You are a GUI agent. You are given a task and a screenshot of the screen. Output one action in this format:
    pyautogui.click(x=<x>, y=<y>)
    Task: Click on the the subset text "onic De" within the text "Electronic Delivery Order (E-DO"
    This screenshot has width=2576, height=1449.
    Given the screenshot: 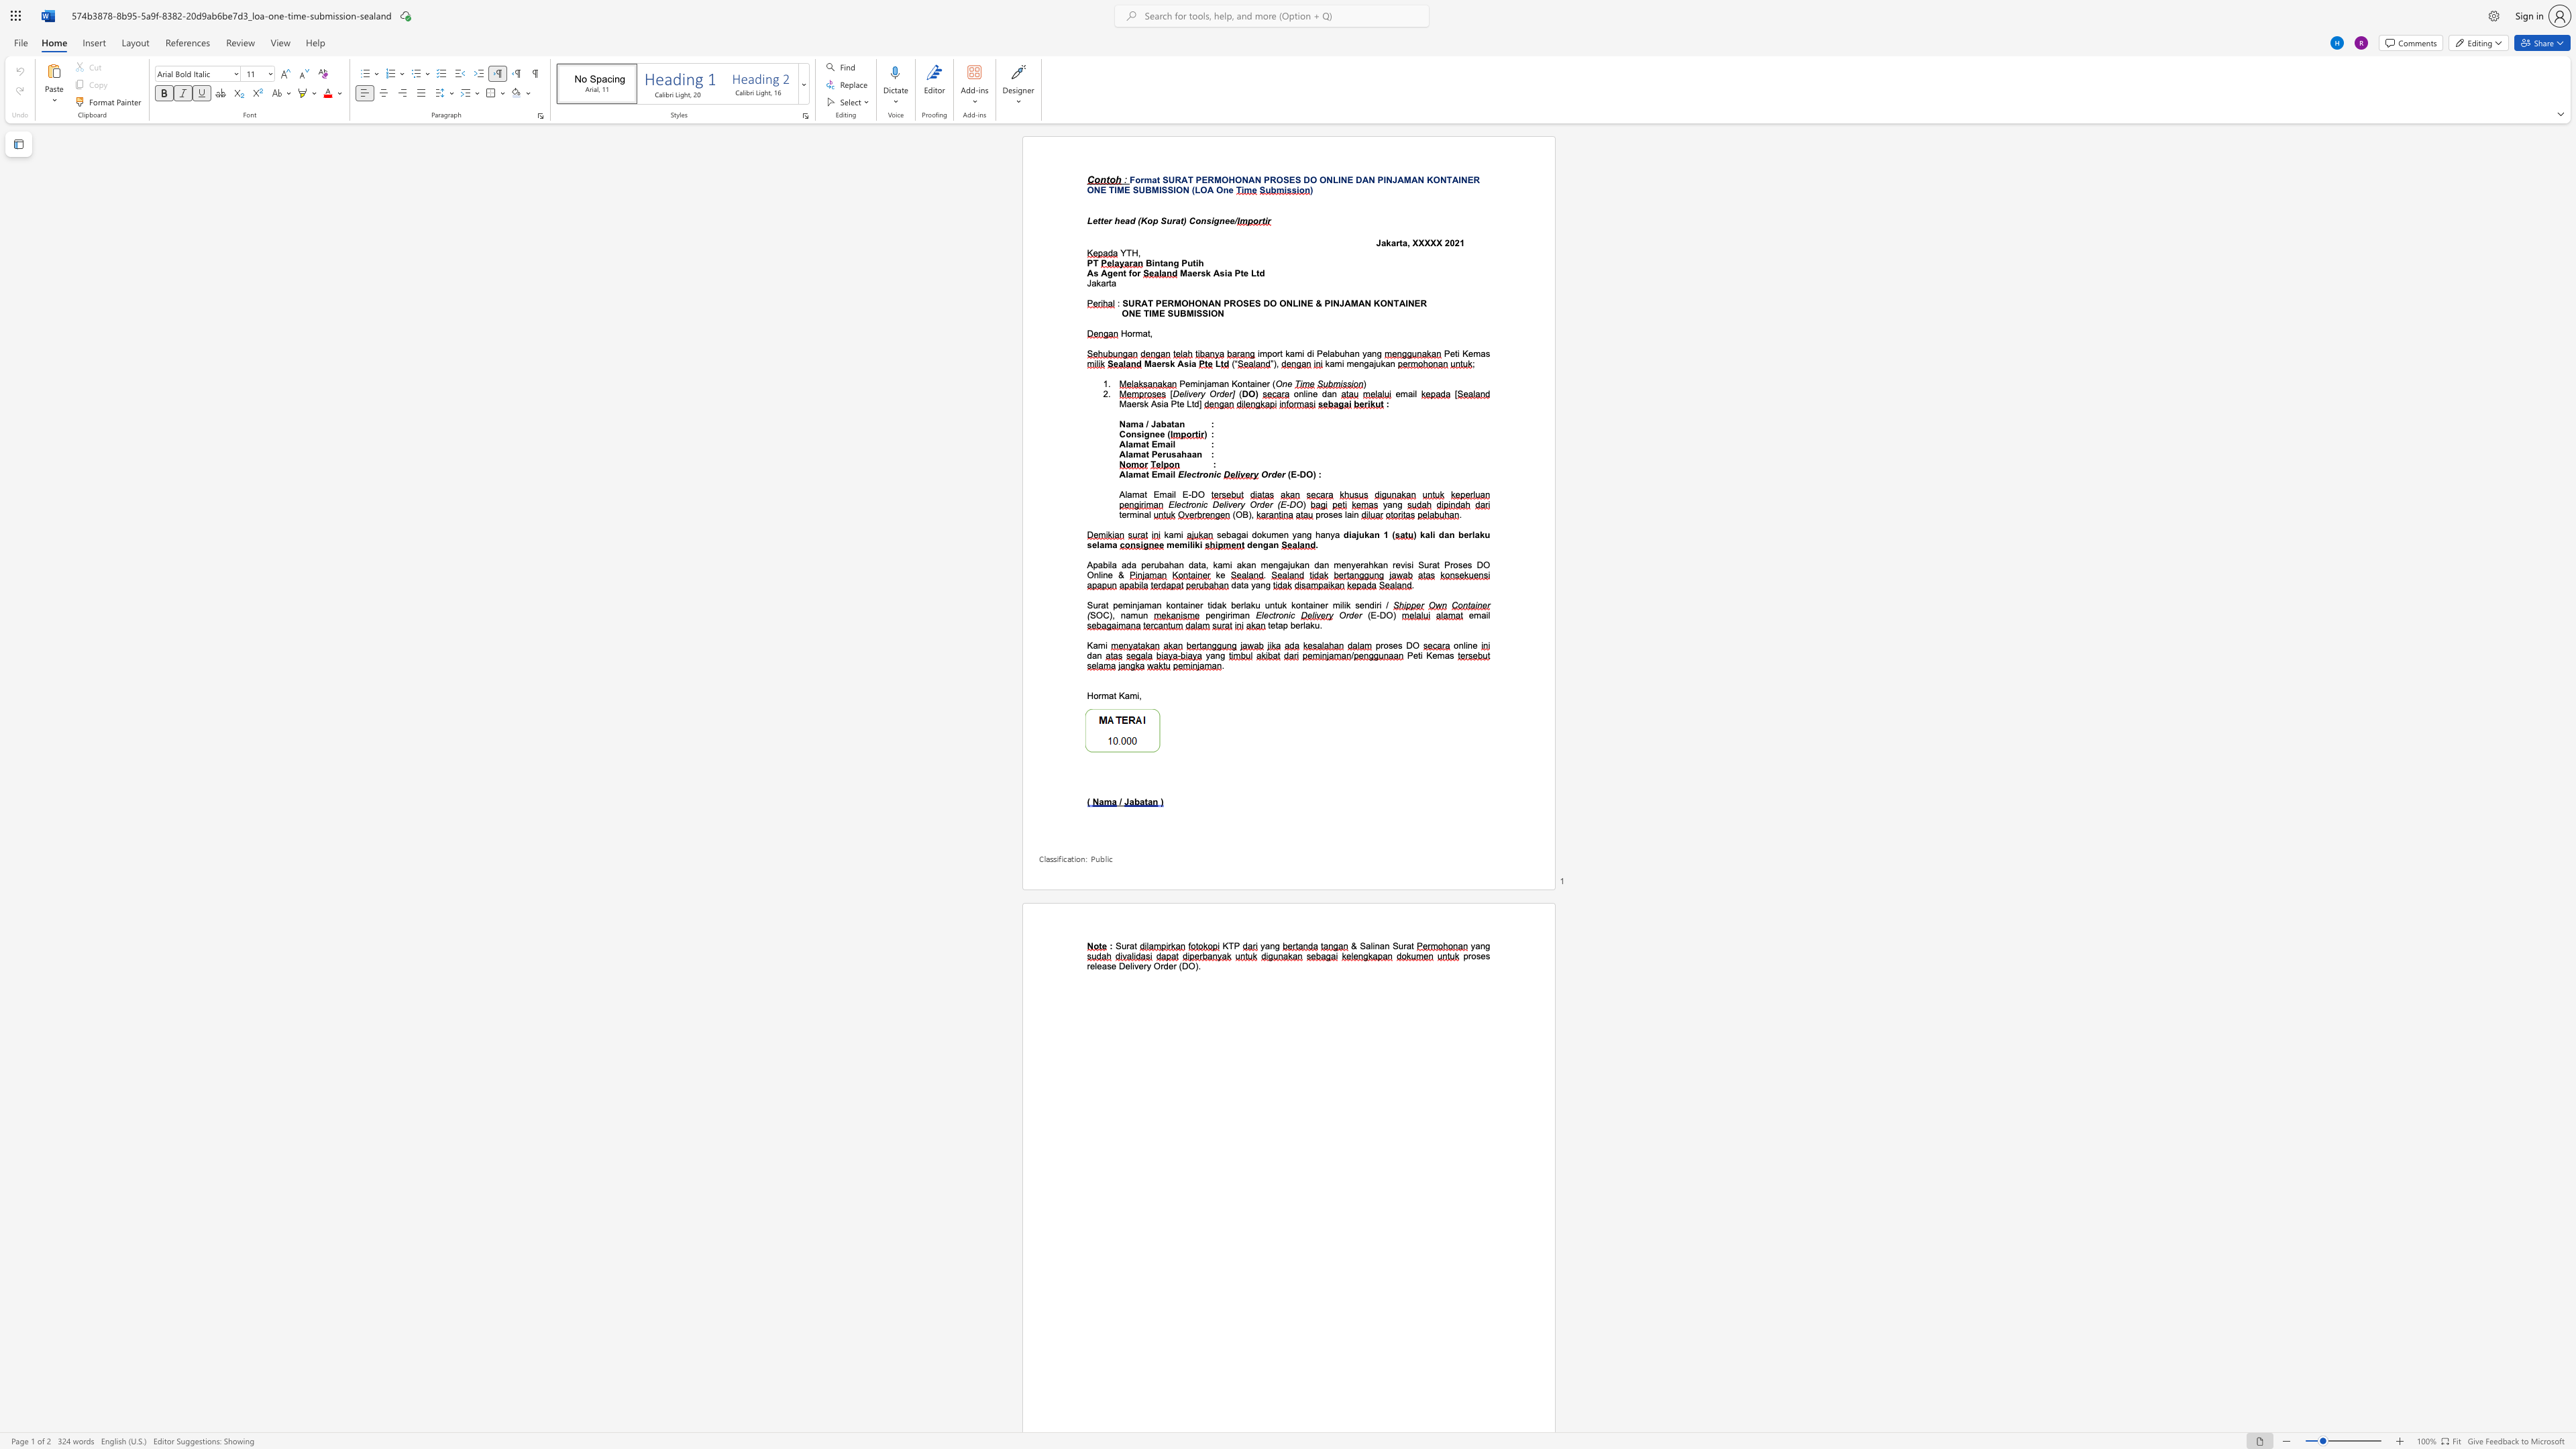 What is the action you would take?
    pyautogui.click(x=1191, y=504)
    